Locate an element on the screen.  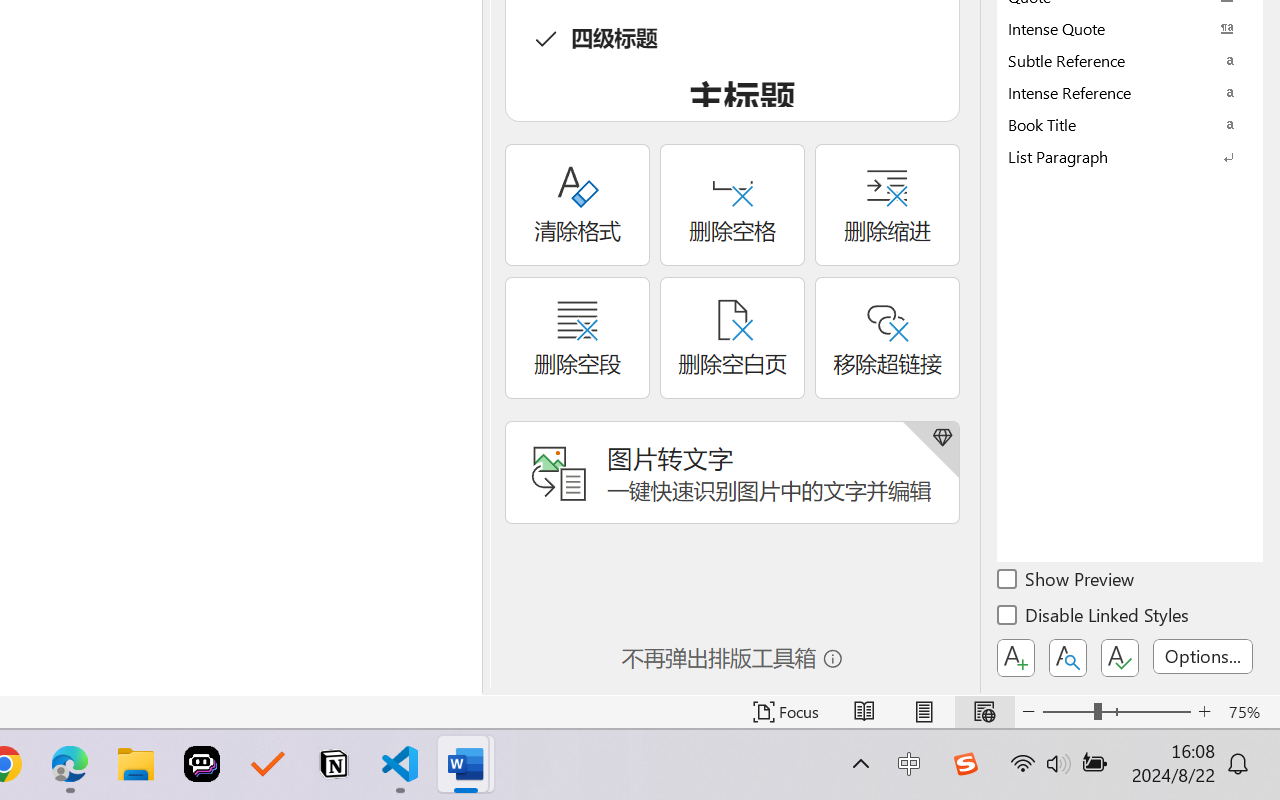
'Options...' is located at coordinates (1202, 655).